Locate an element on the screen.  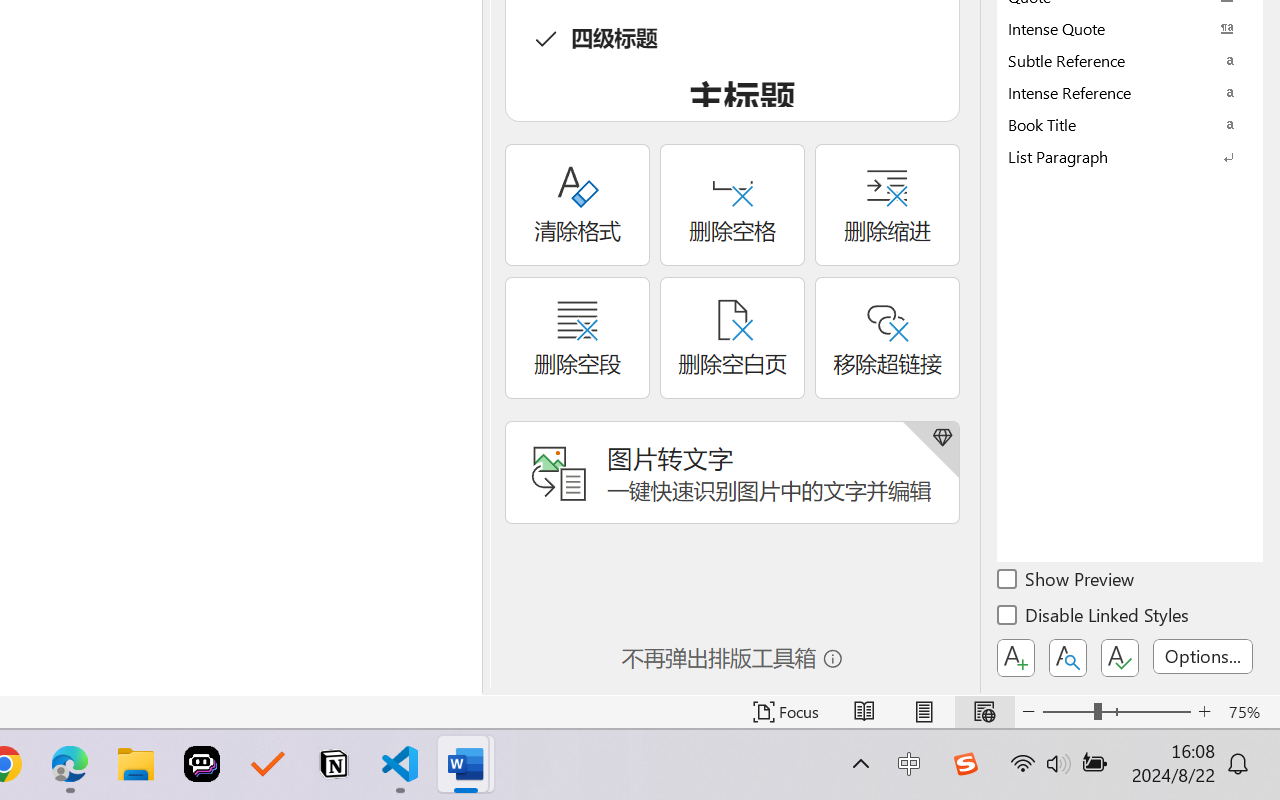
'Options...' is located at coordinates (1202, 655).